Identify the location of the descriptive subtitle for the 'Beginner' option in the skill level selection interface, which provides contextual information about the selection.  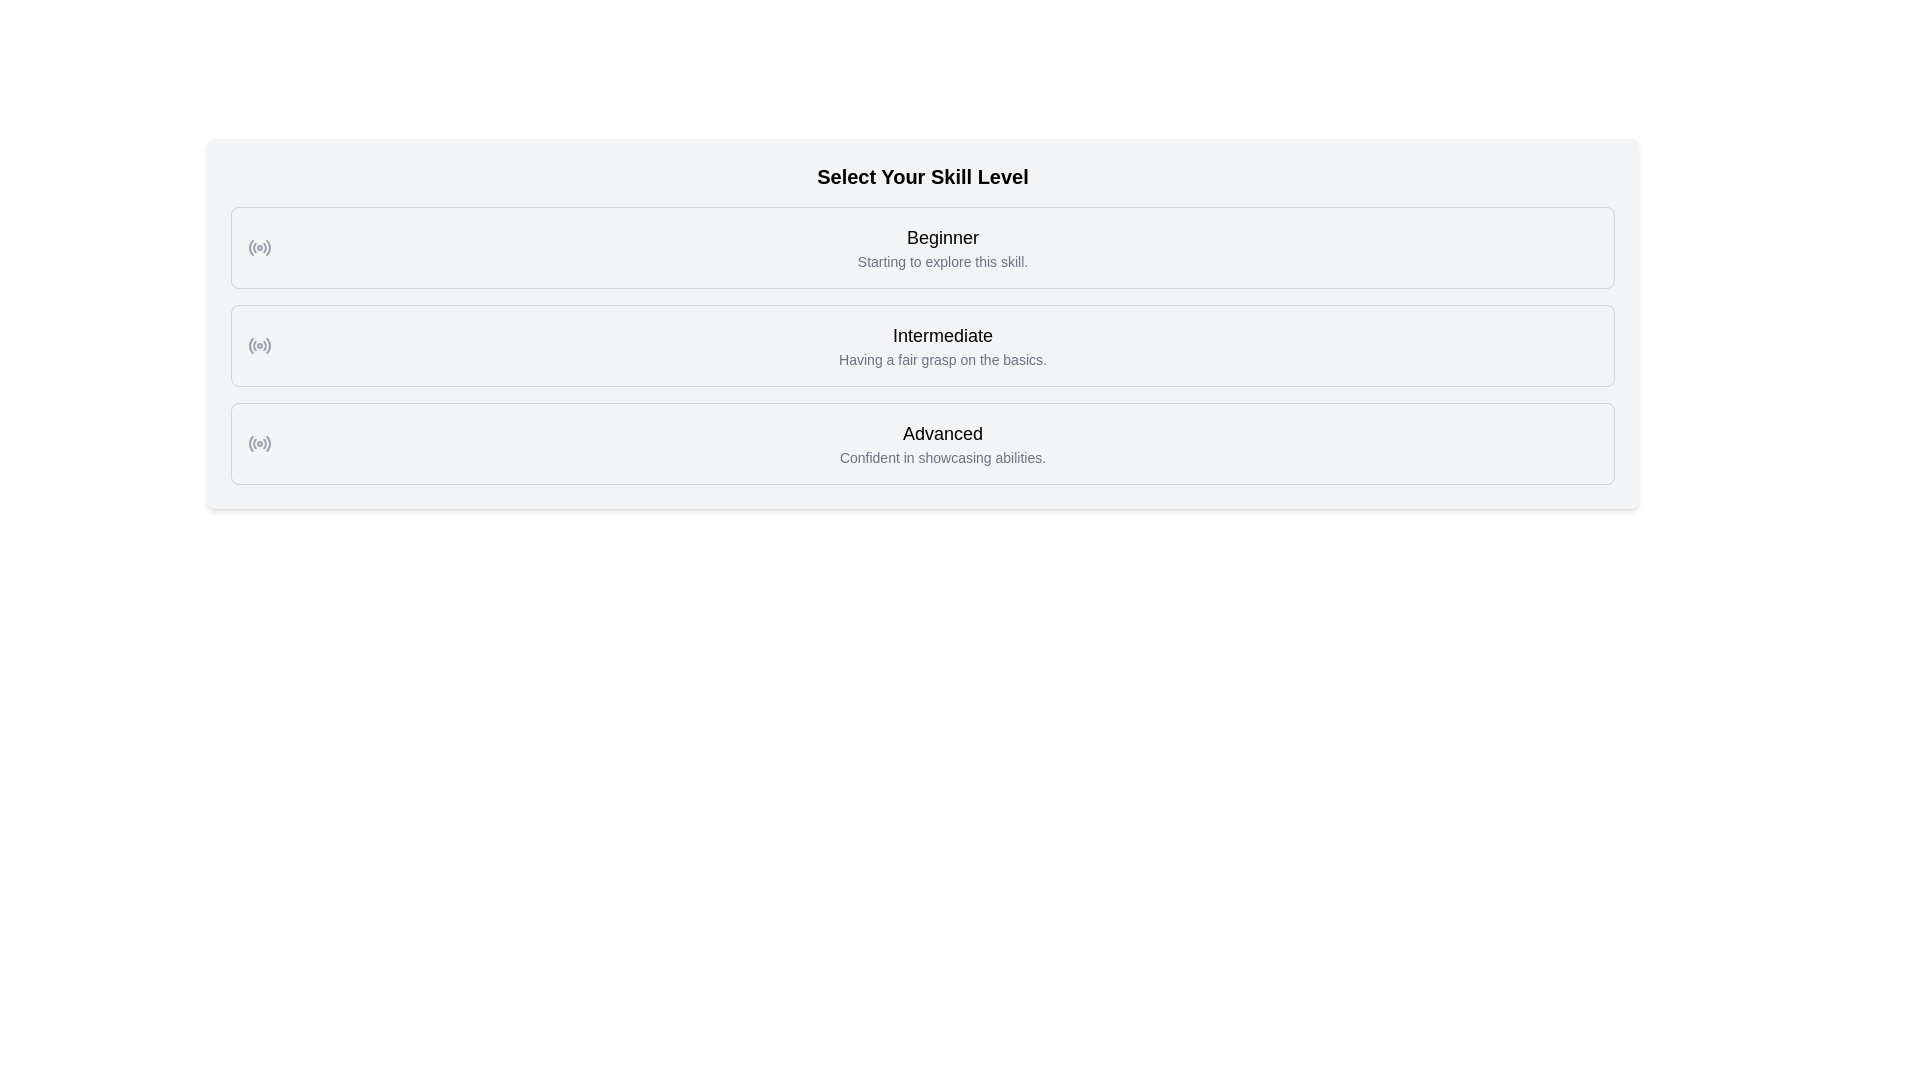
(941, 261).